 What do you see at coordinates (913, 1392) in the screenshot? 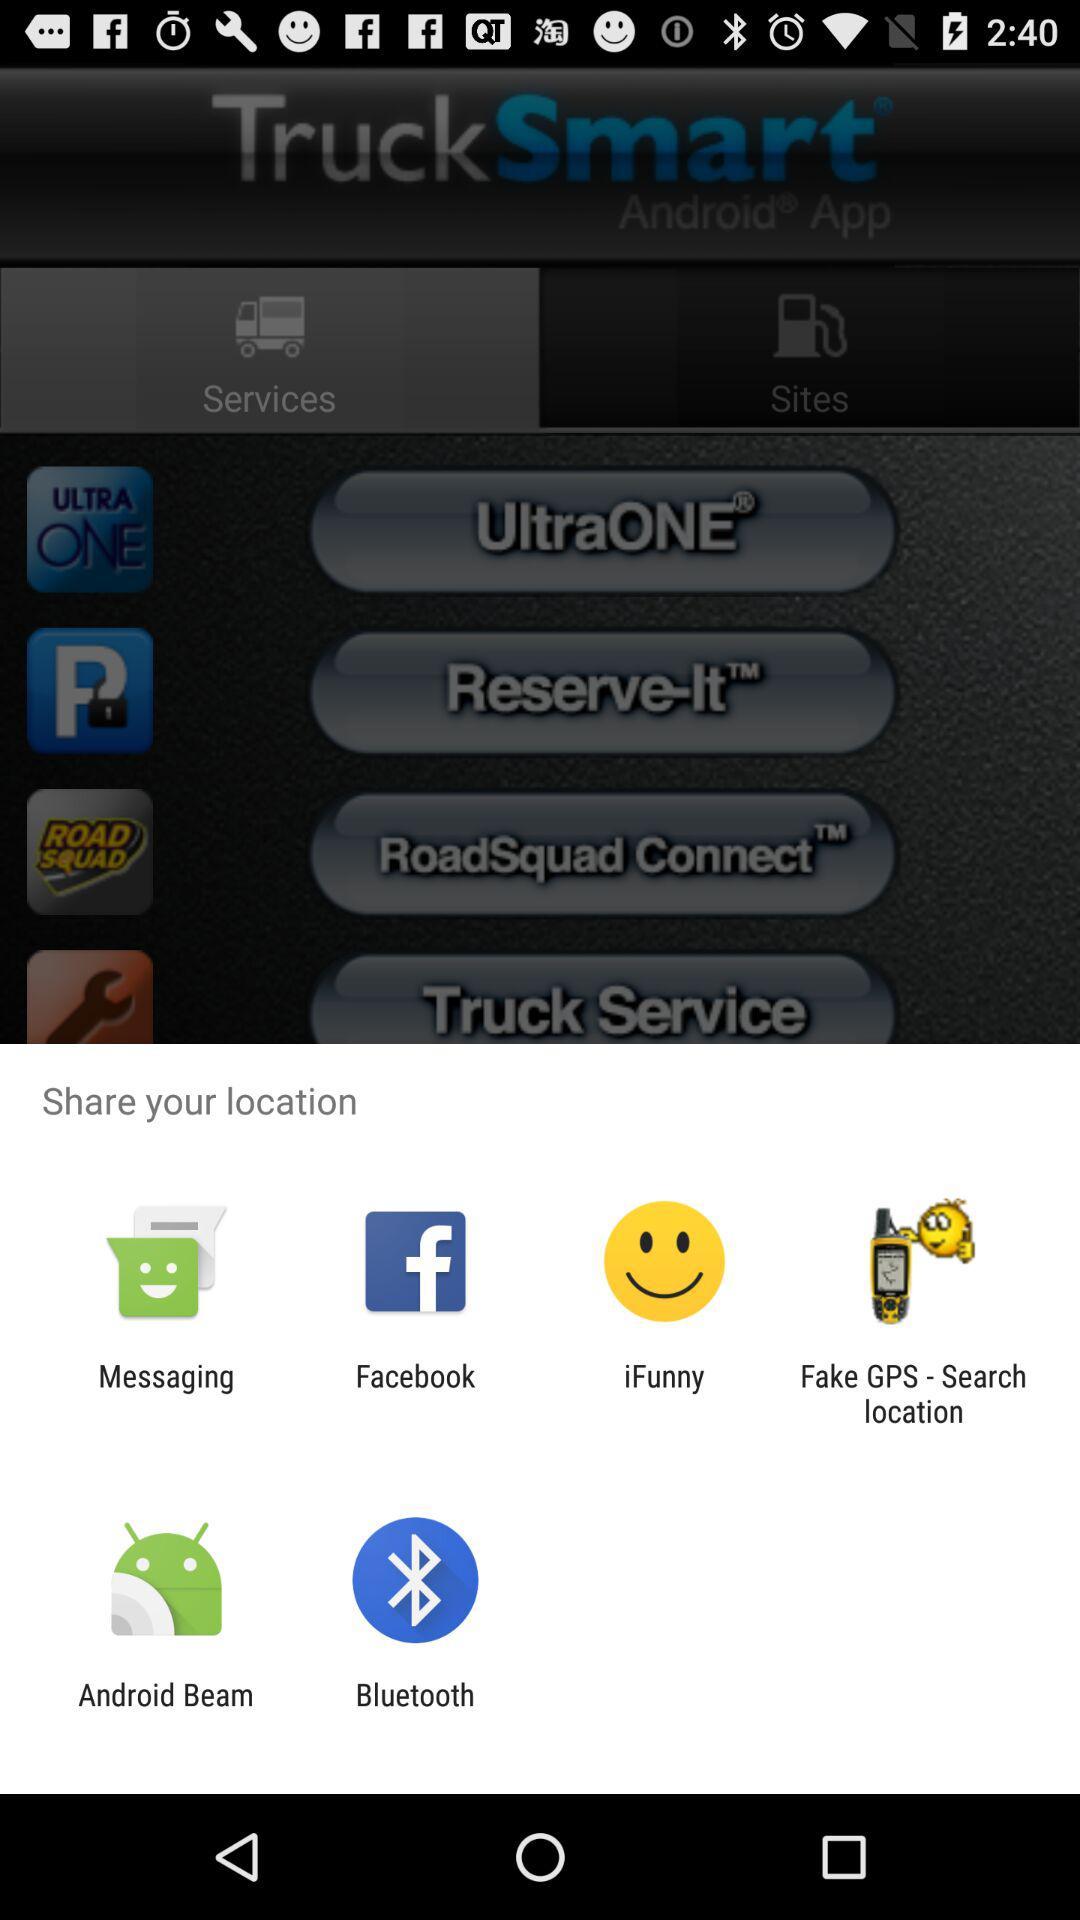
I see `fake gps search` at bounding box center [913, 1392].